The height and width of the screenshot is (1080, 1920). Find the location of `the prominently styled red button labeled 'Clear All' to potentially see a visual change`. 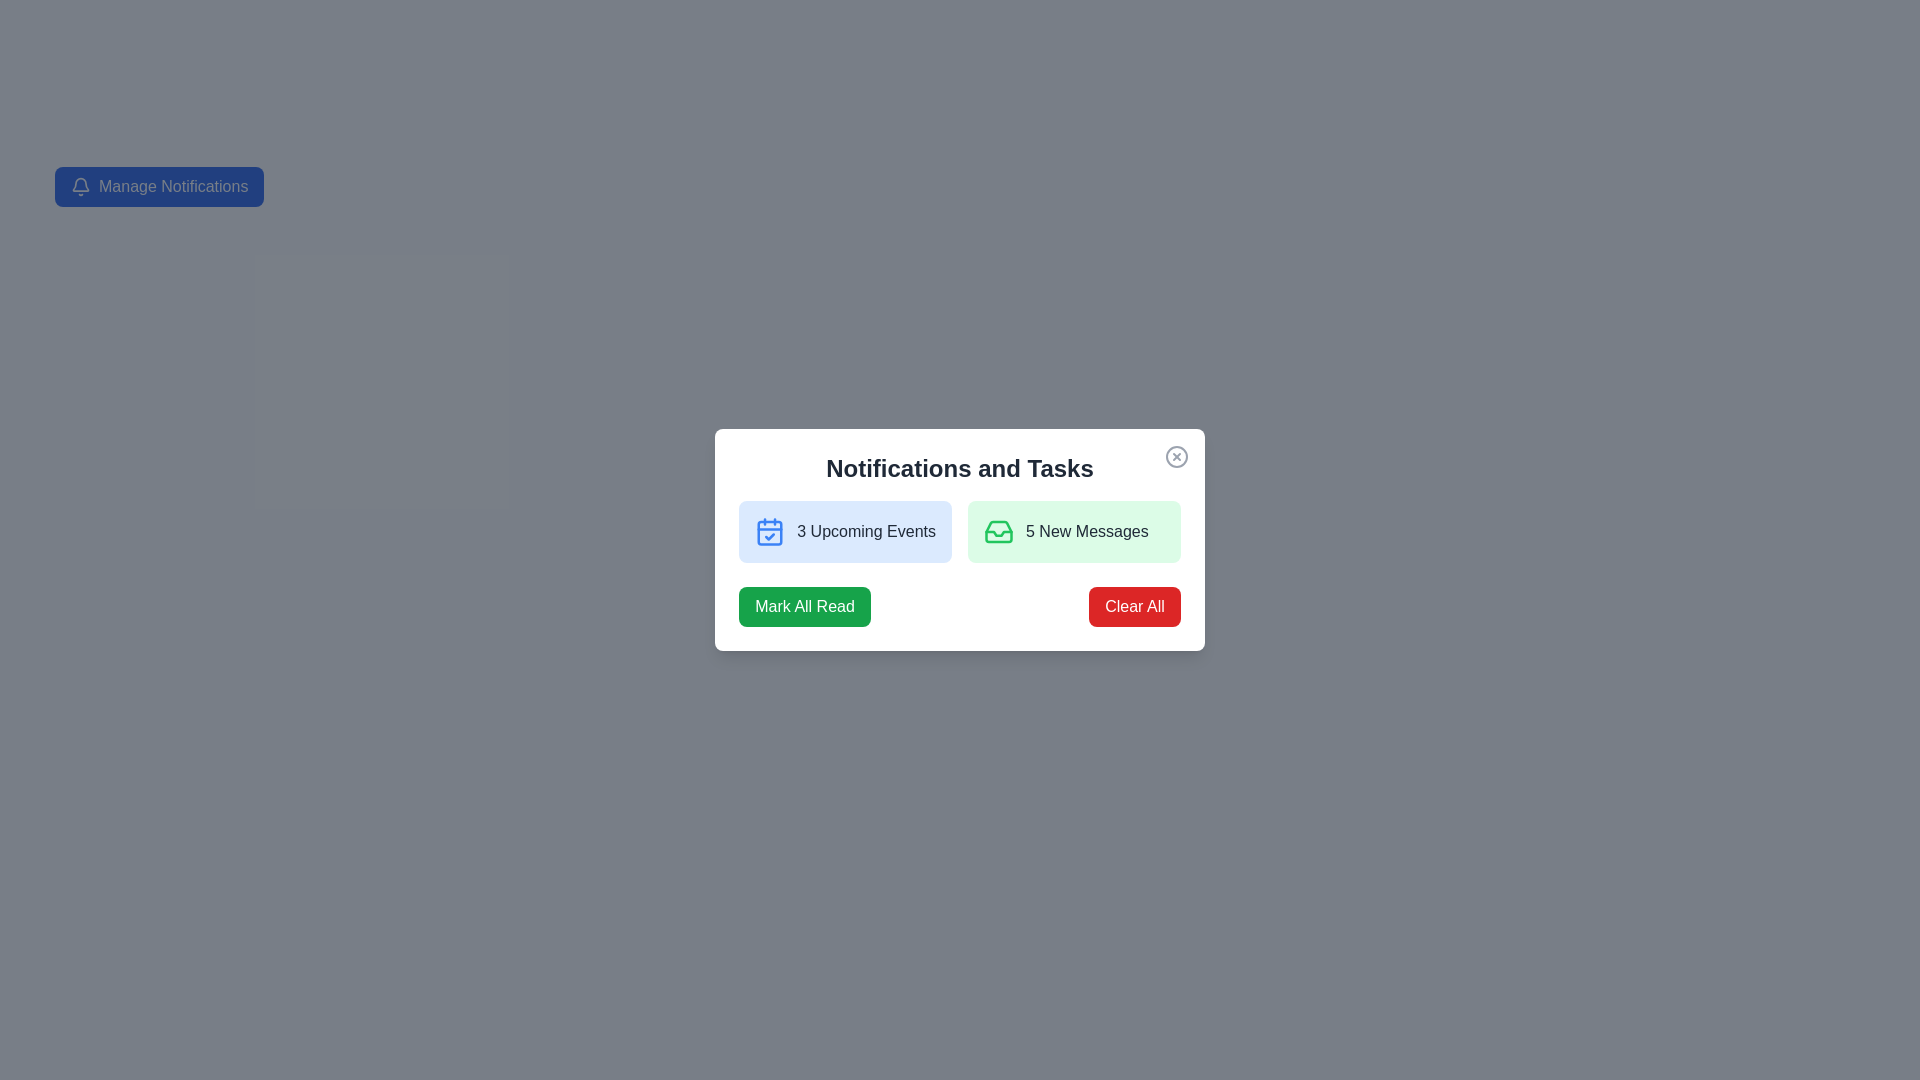

the prominently styled red button labeled 'Clear All' to potentially see a visual change is located at coordinates (1134, 605).